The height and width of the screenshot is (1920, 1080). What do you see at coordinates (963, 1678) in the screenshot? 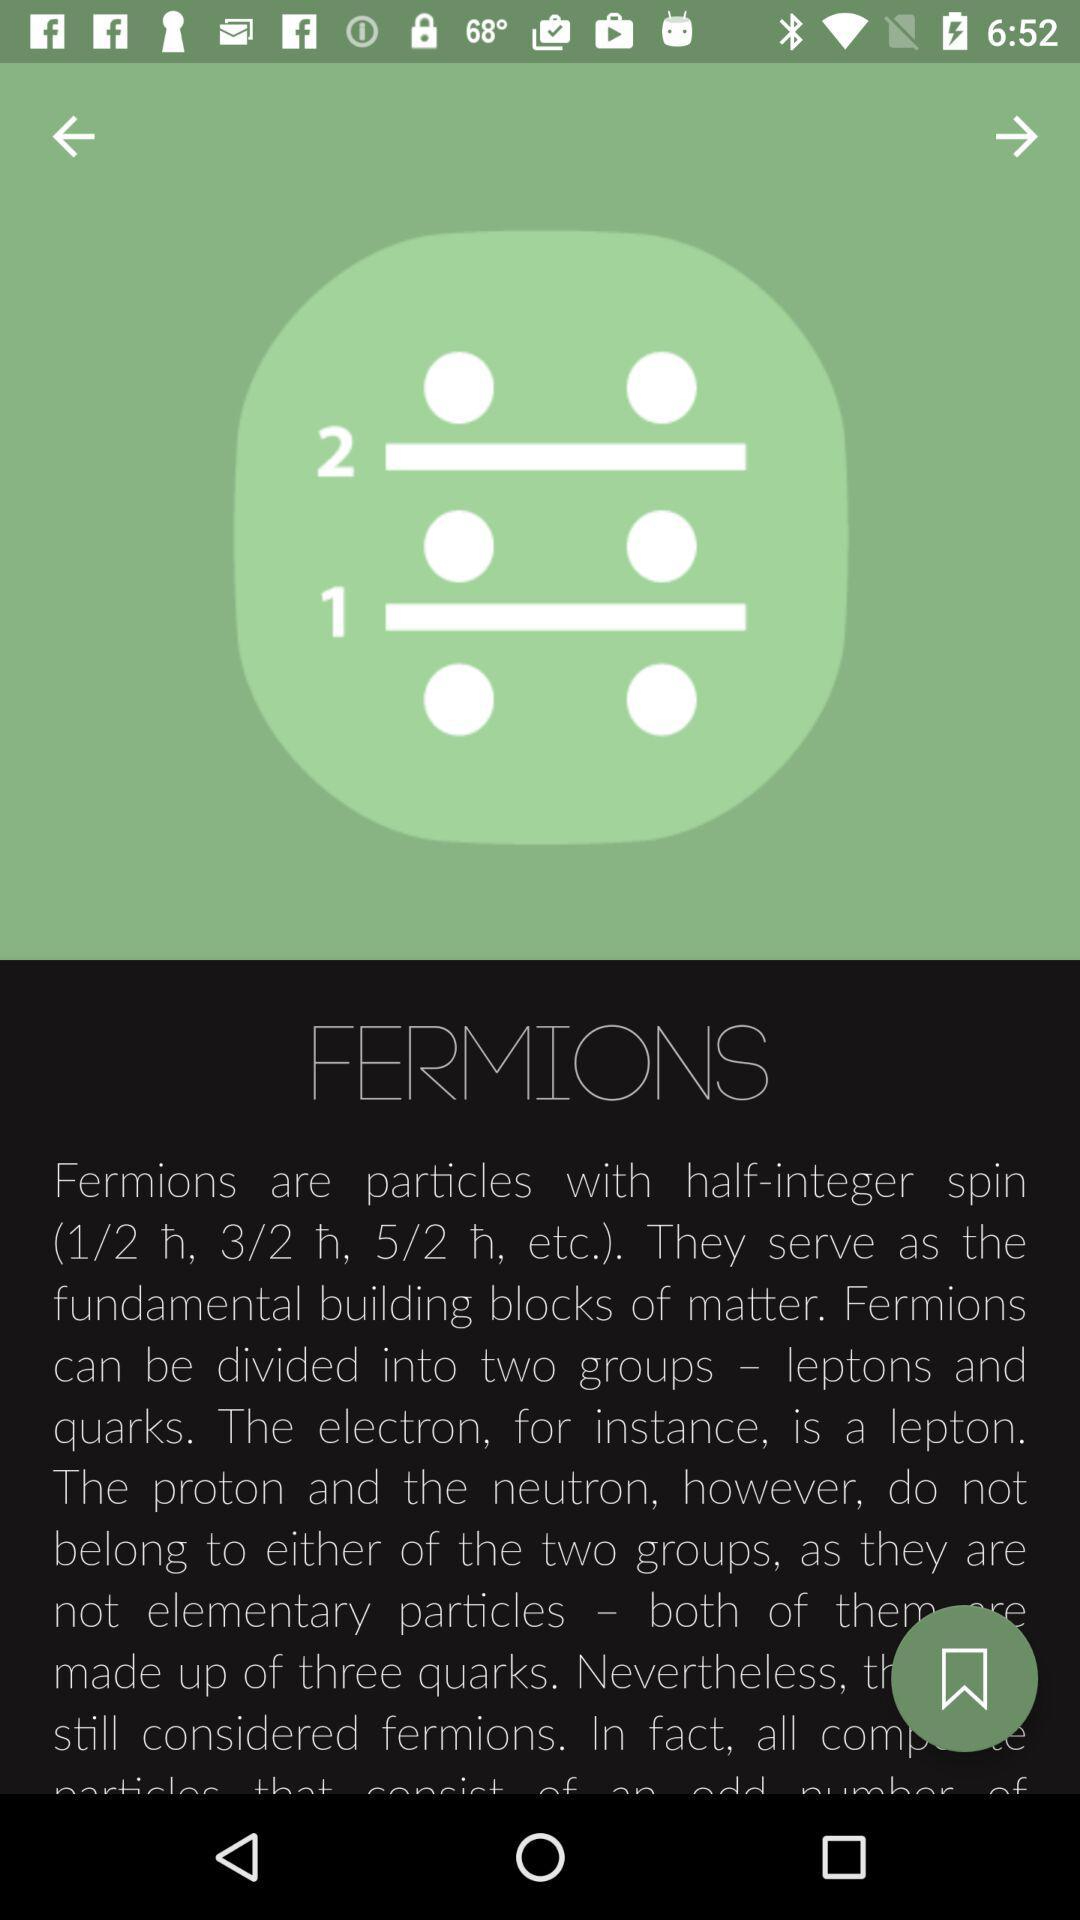
I see `button` at bounding box center [963, 1678].